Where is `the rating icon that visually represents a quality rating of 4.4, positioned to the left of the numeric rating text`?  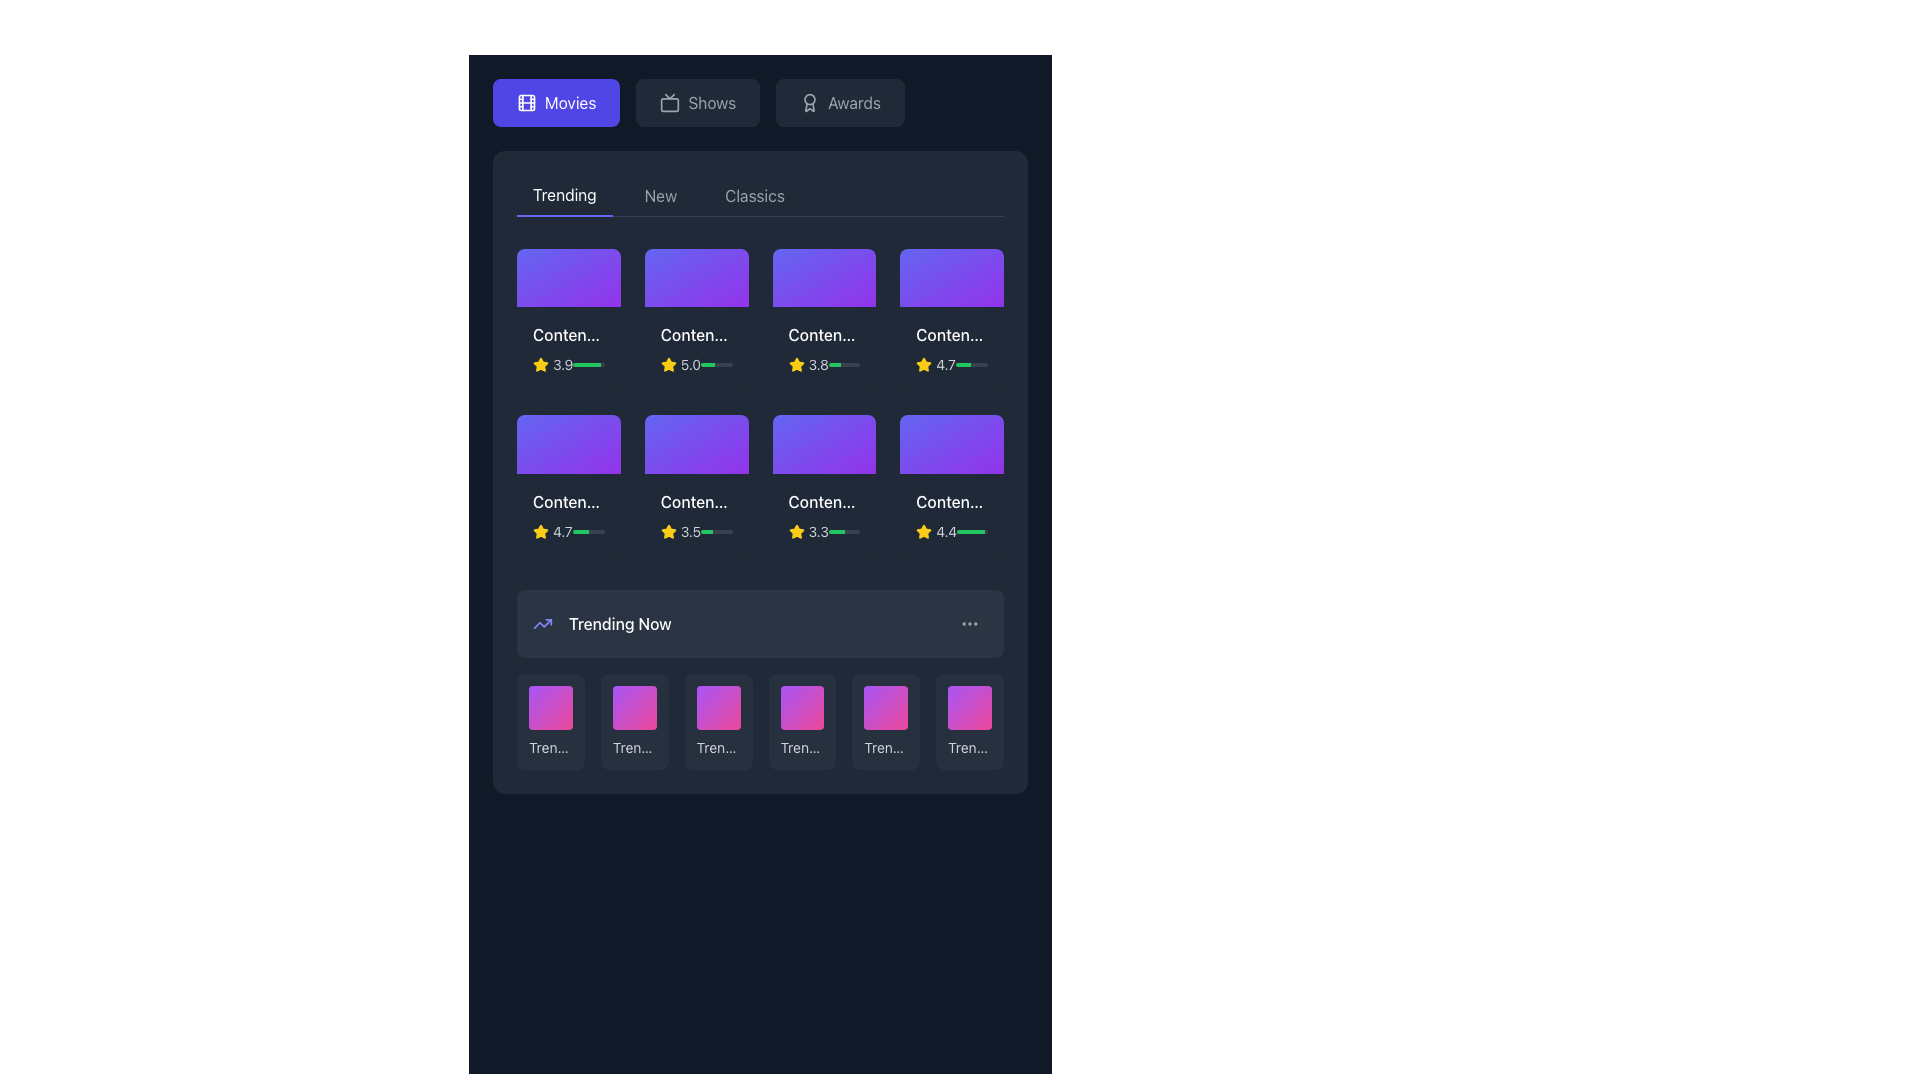
the rating icon that visually represents a quality rating of 4.4, positioned to the left of the numeric rating text is located at coordinates (923, 530).